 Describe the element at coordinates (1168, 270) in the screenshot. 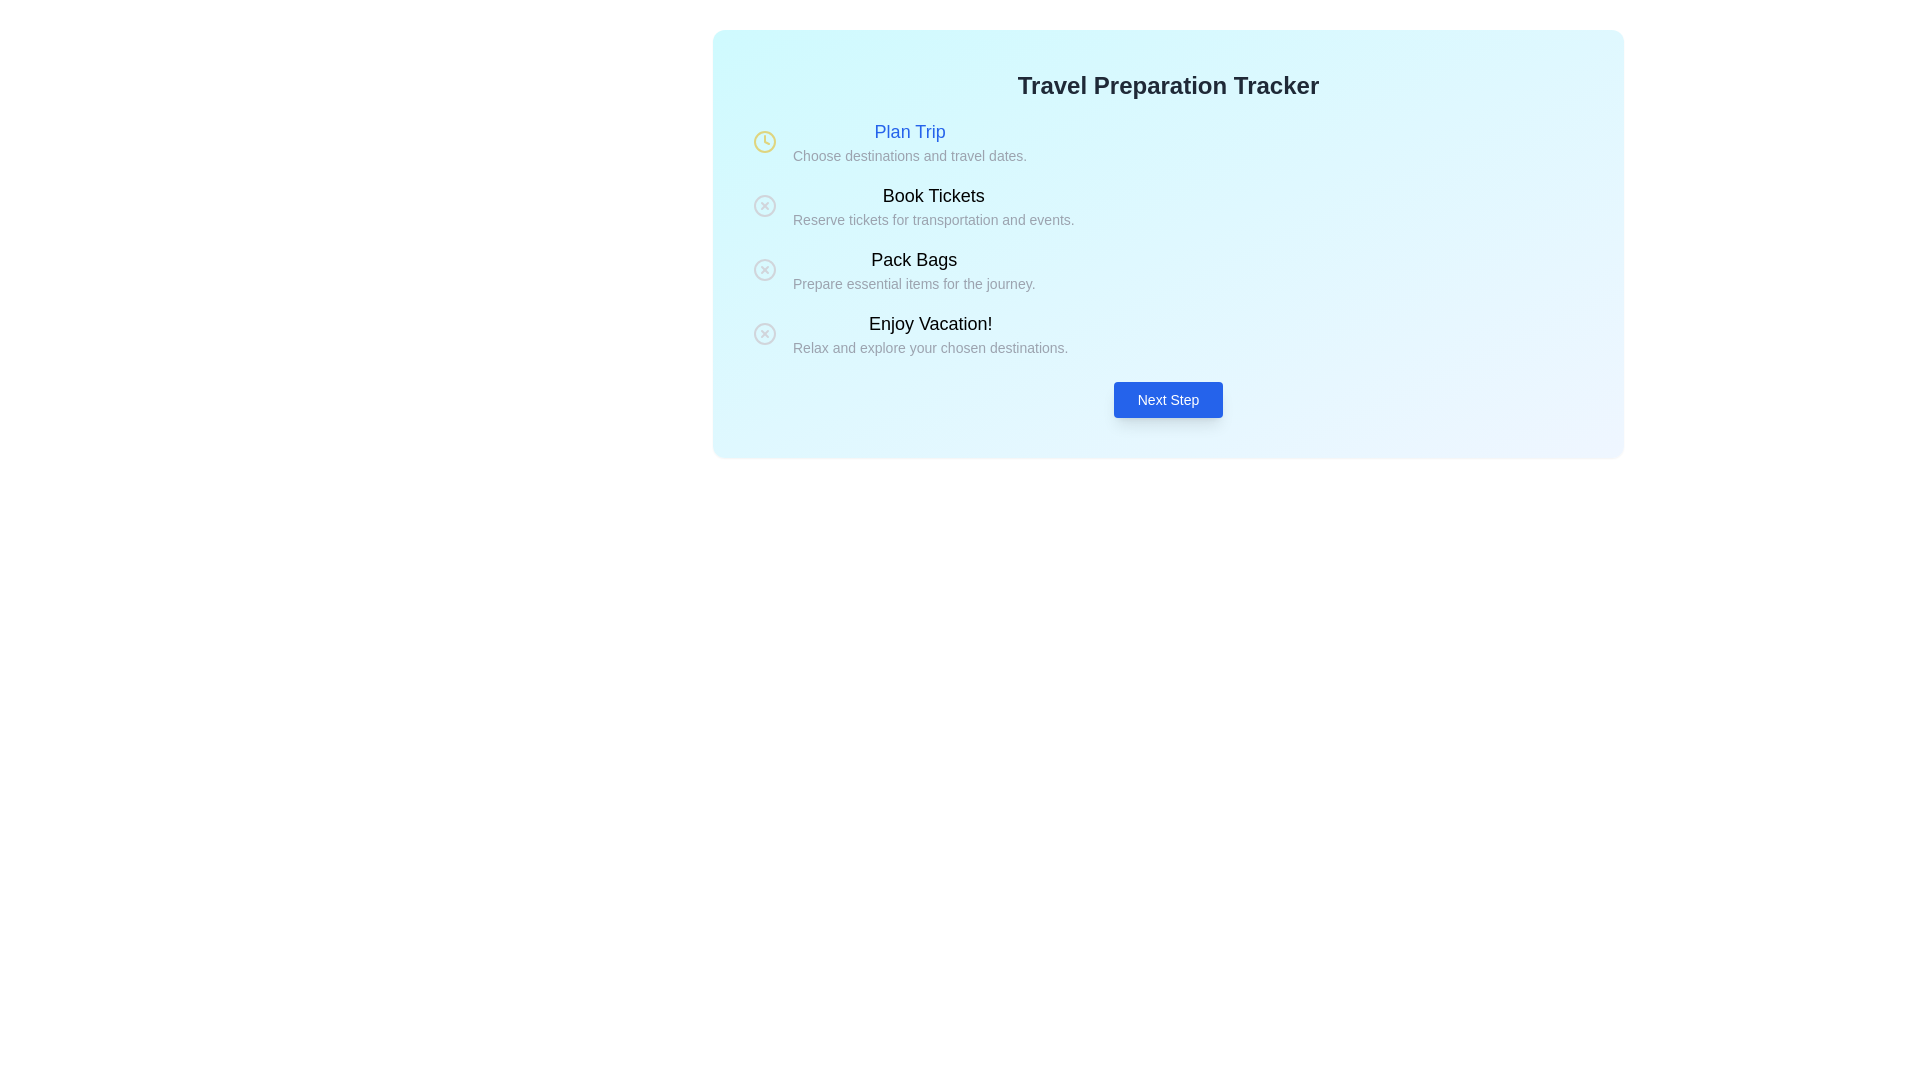

I see `the 'Pack Bags' step indicator in the 'Travel Preparation Tracker' interface, which includes a bold title and a subtitle, and is positioned between 'Book Tickets' and 'Enjoy Vacation!'` at that location.